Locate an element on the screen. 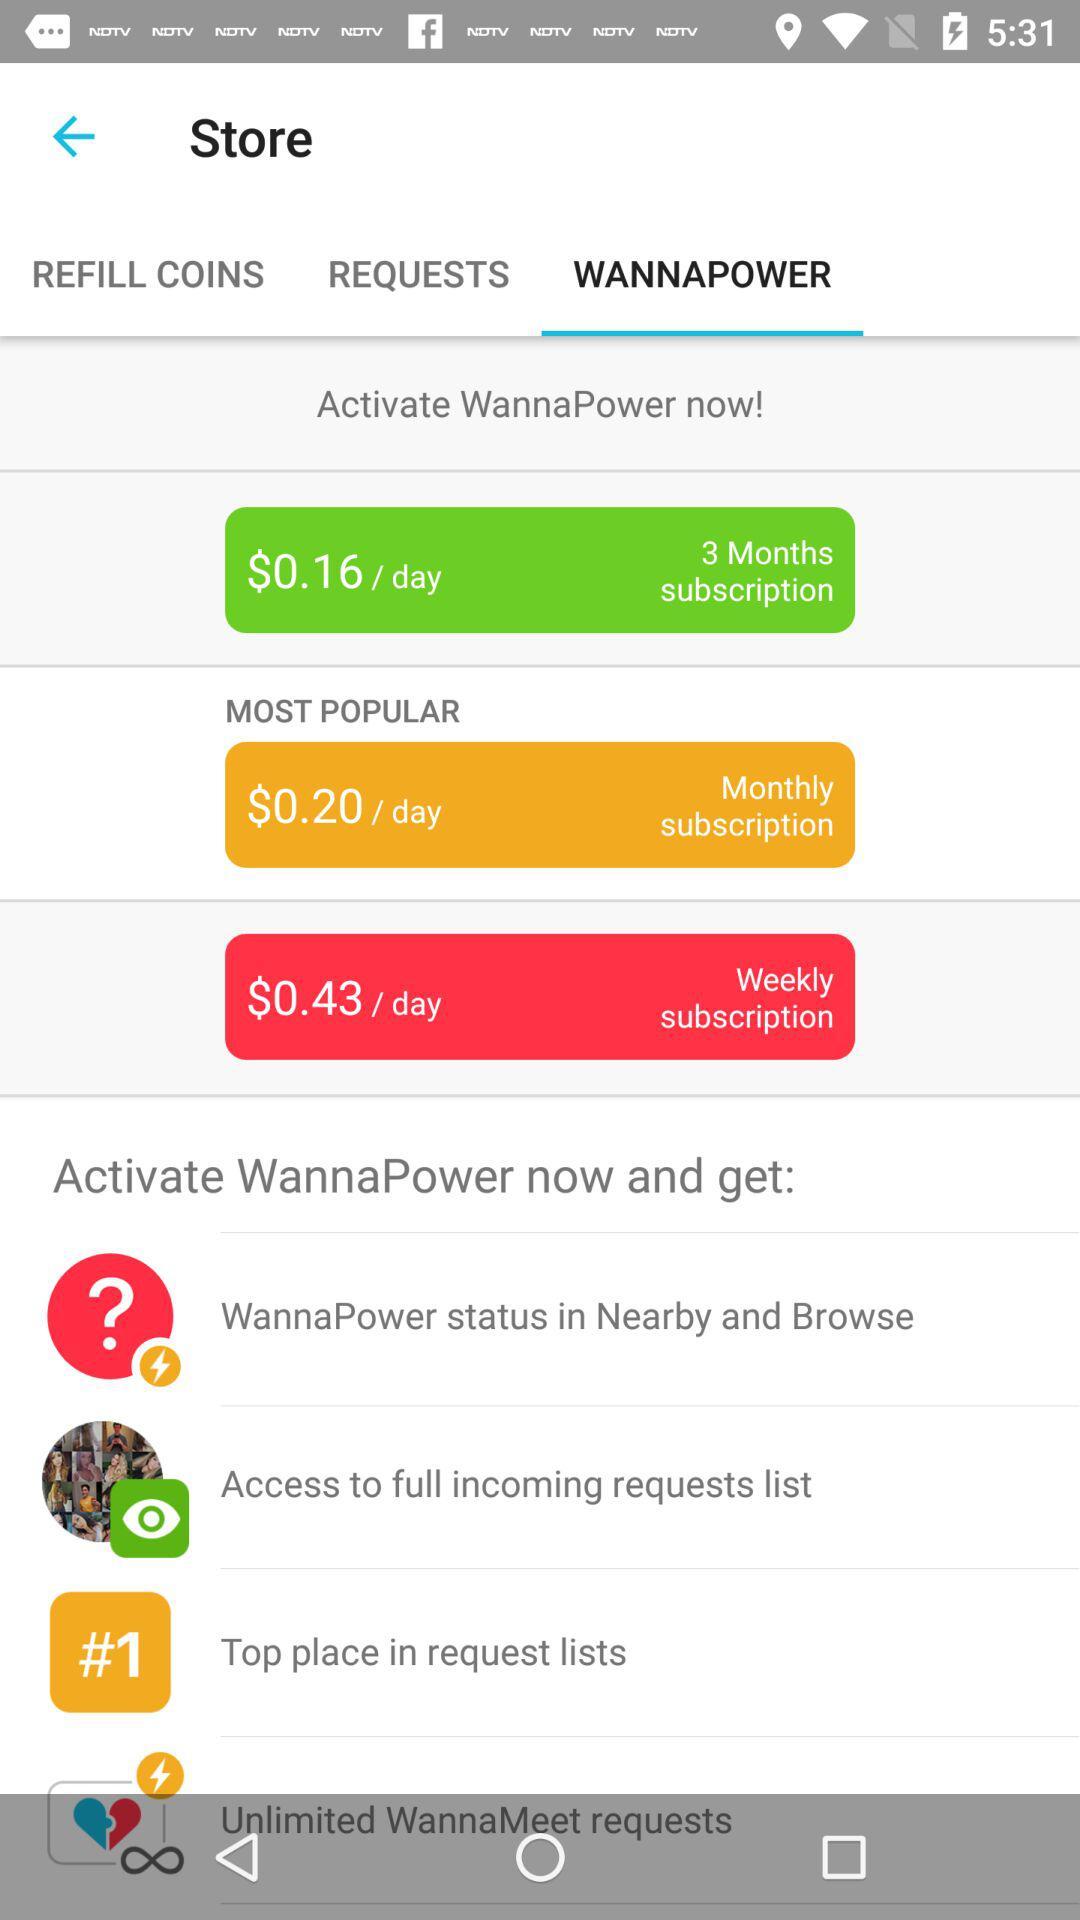  icon next to the wannapower status in is located at coordinates (110, 1316).